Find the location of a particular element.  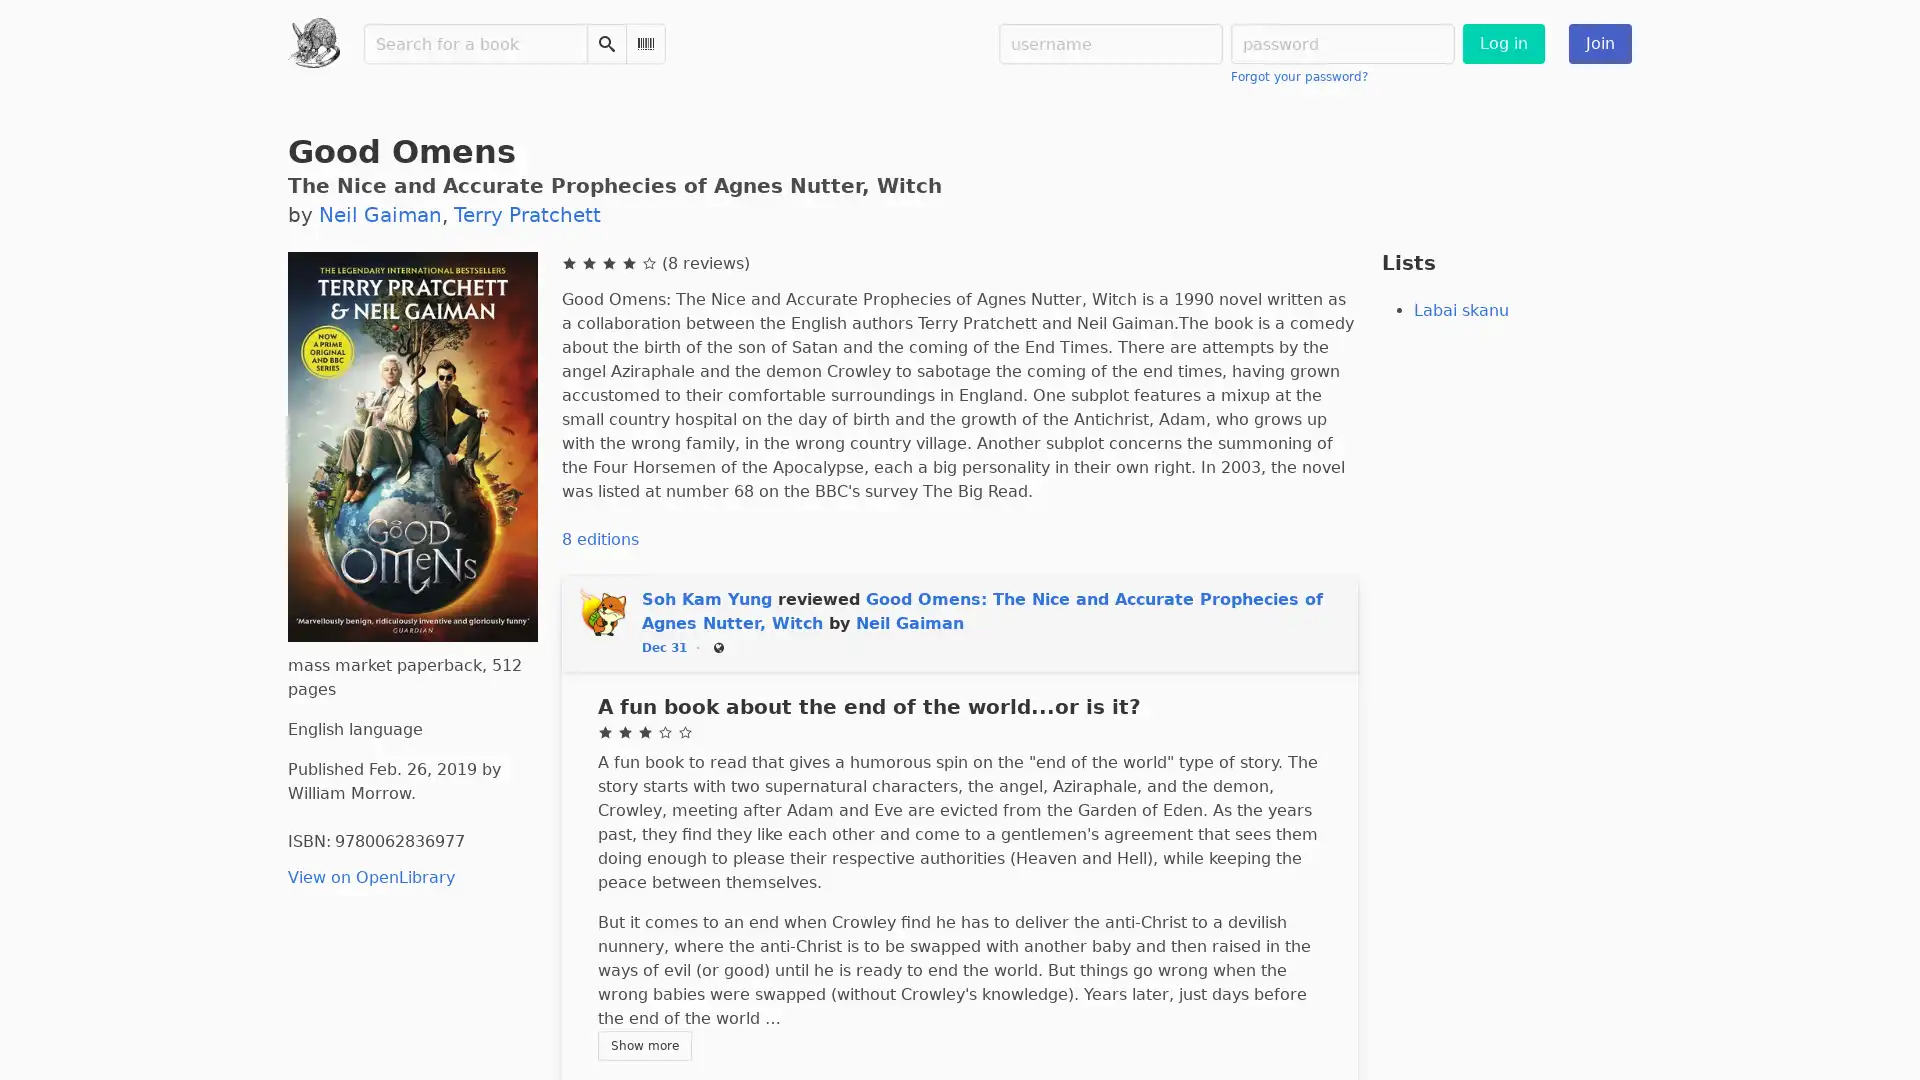

Show more is located at coordinates (643, 1044).